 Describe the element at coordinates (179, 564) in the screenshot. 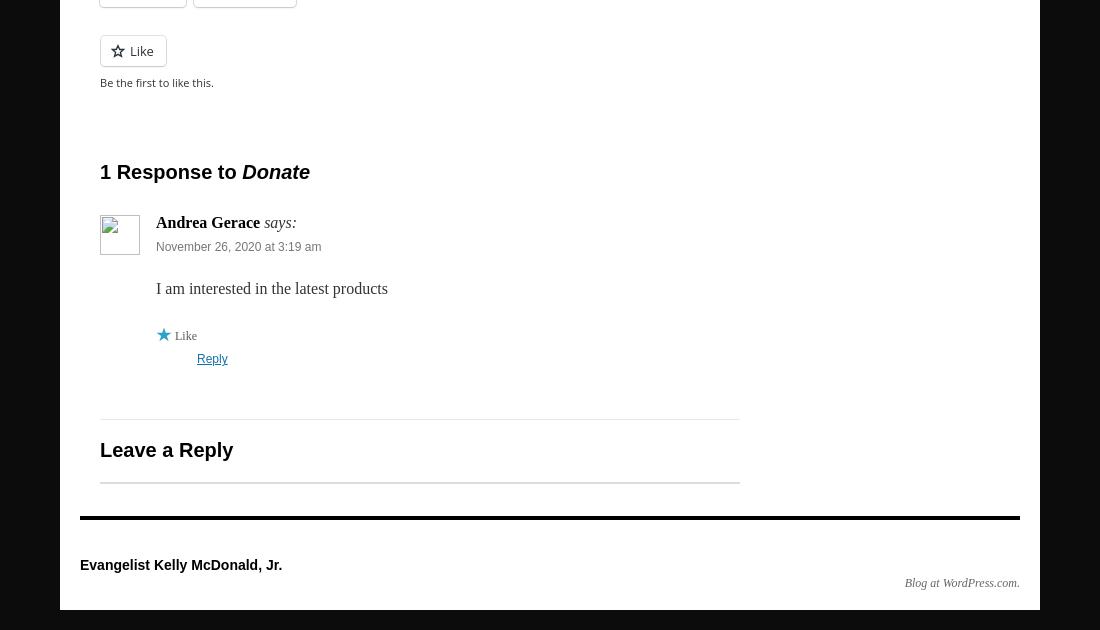

I see `'Evangelist Kelly McDonald, Jr.'` at that location.